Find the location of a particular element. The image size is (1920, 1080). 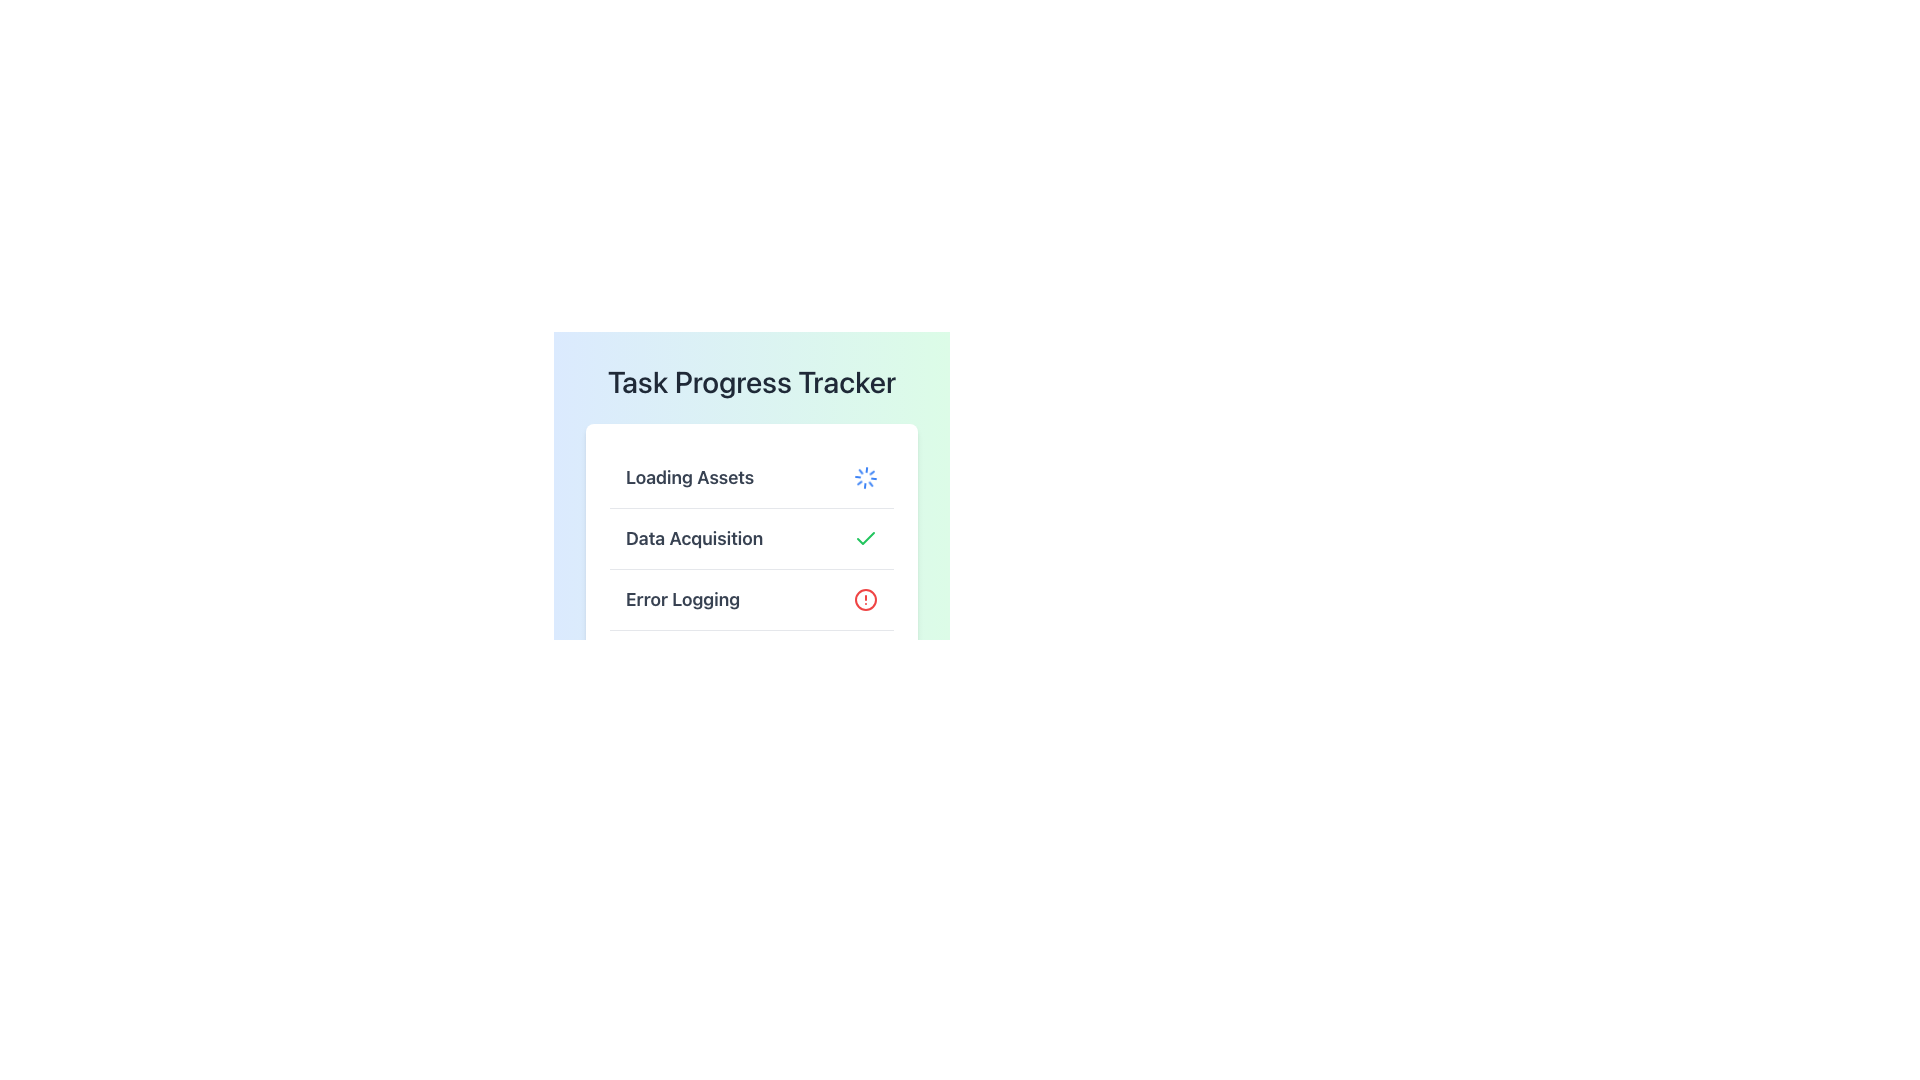

the warning or error status indicator located in the rightmost section of the 'Error Logging' row, next to the 'Error Logging' label is located at coordinates (865, 599).